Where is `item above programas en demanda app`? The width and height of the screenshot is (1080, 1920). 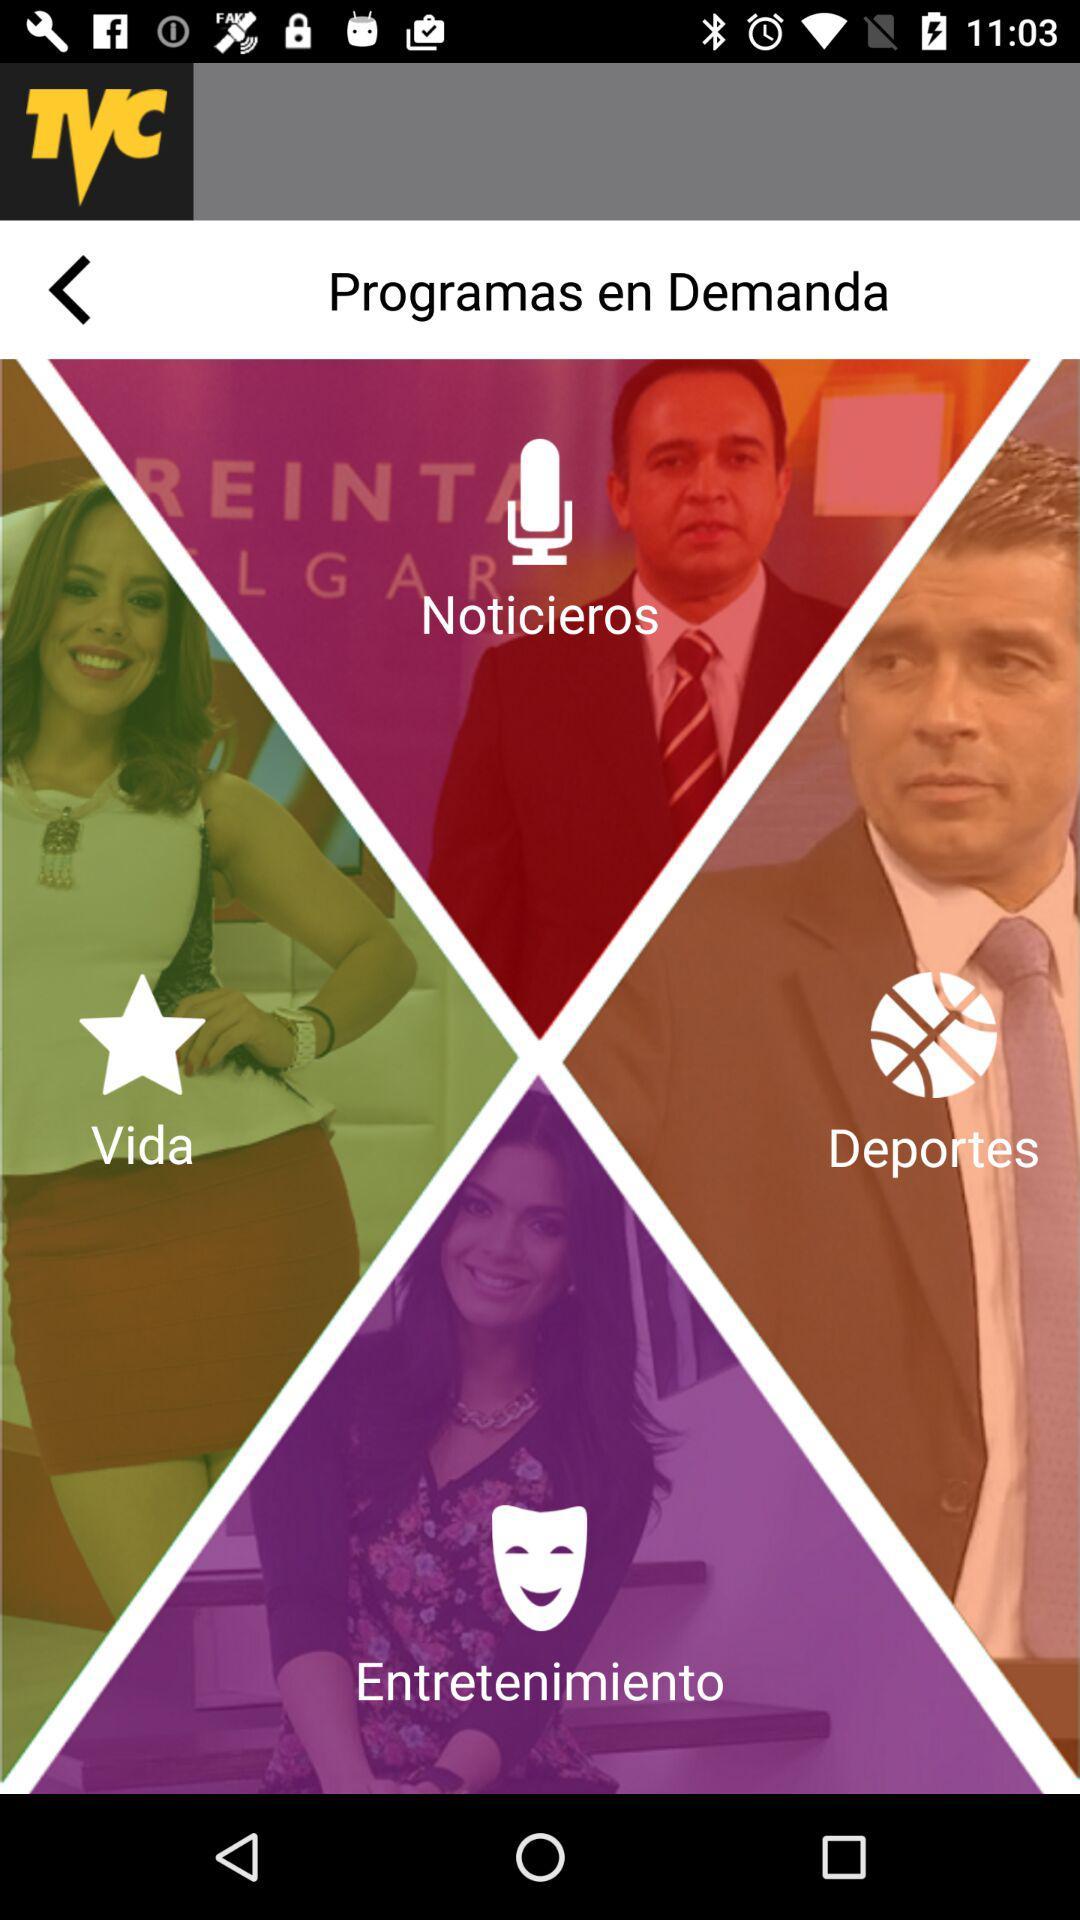
item above programas en demanda app is located at coordinates (636, 140).